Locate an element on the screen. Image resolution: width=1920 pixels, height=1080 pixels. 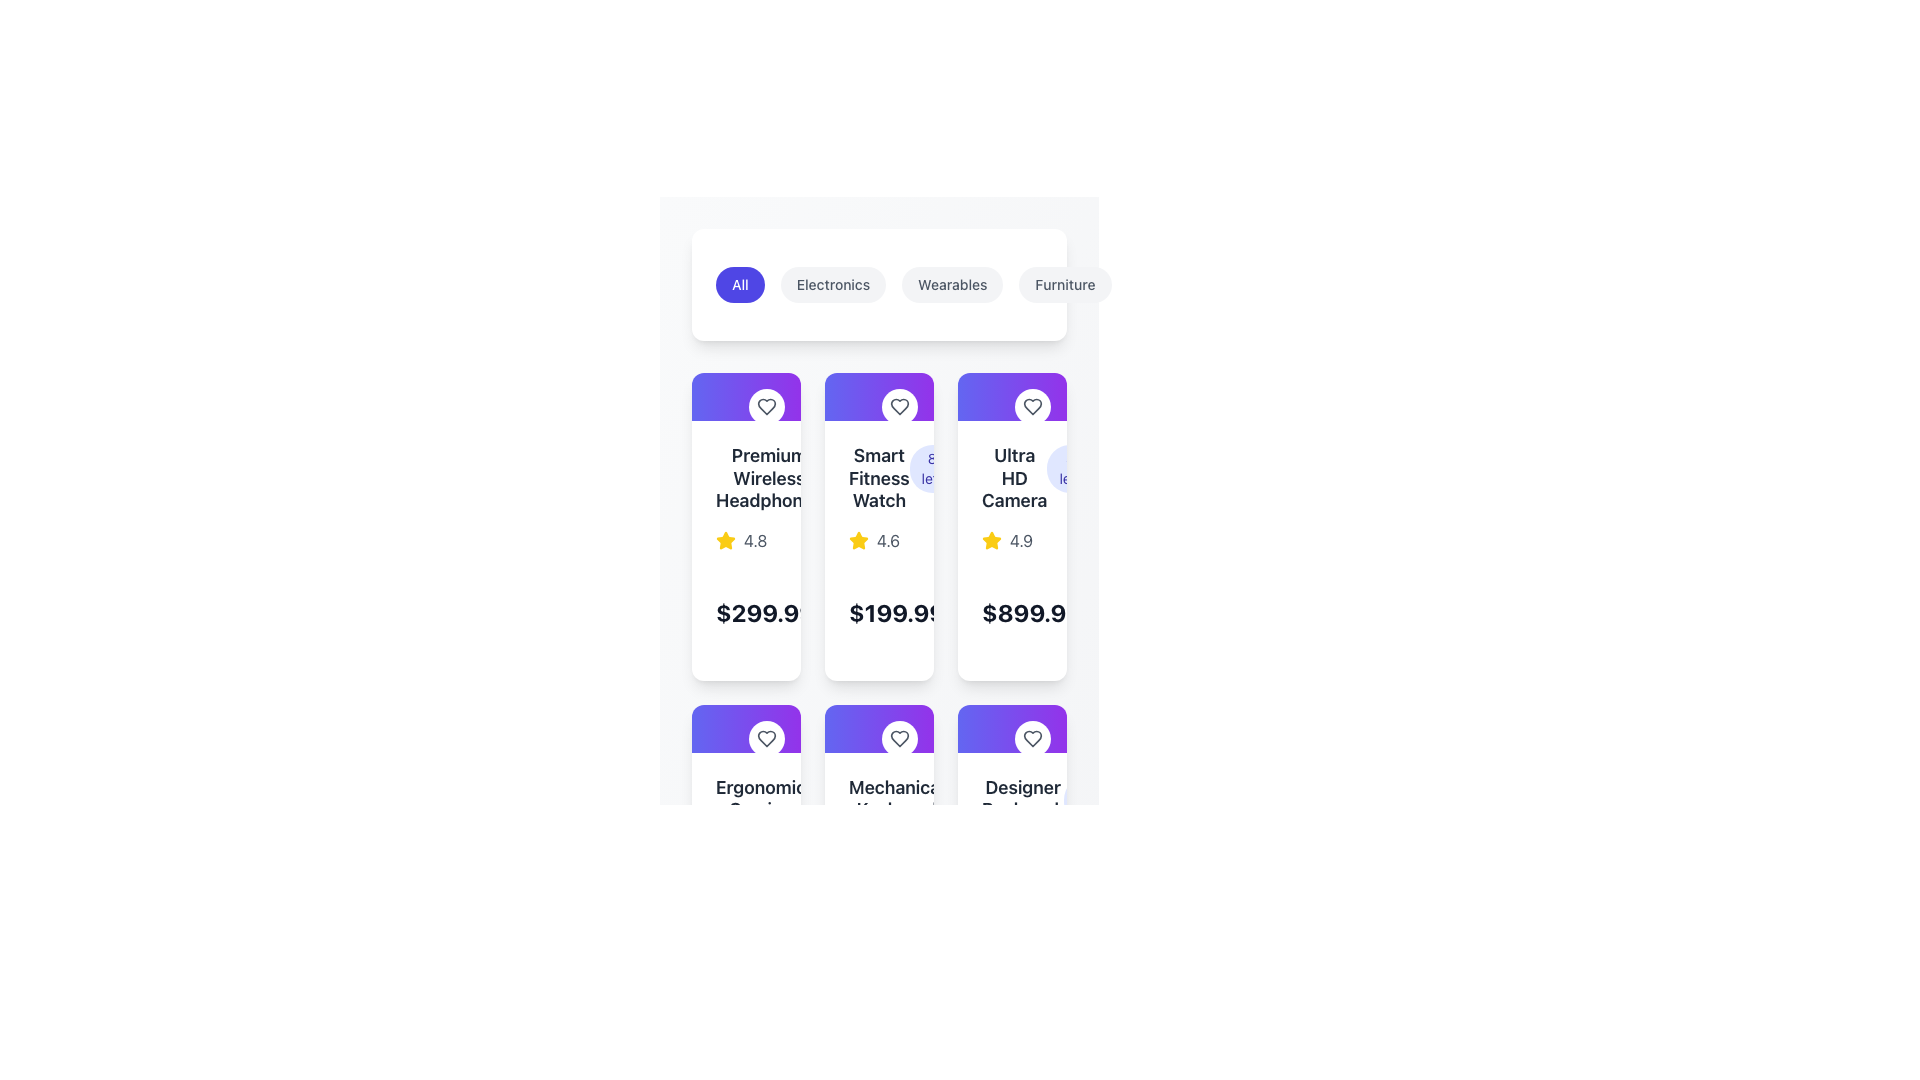
the star rating icon located in the third product card from the left, positioned below the title 'Ultra HD Camera' and above the numeric rating '4.9' is located at coordinates (992, 540).